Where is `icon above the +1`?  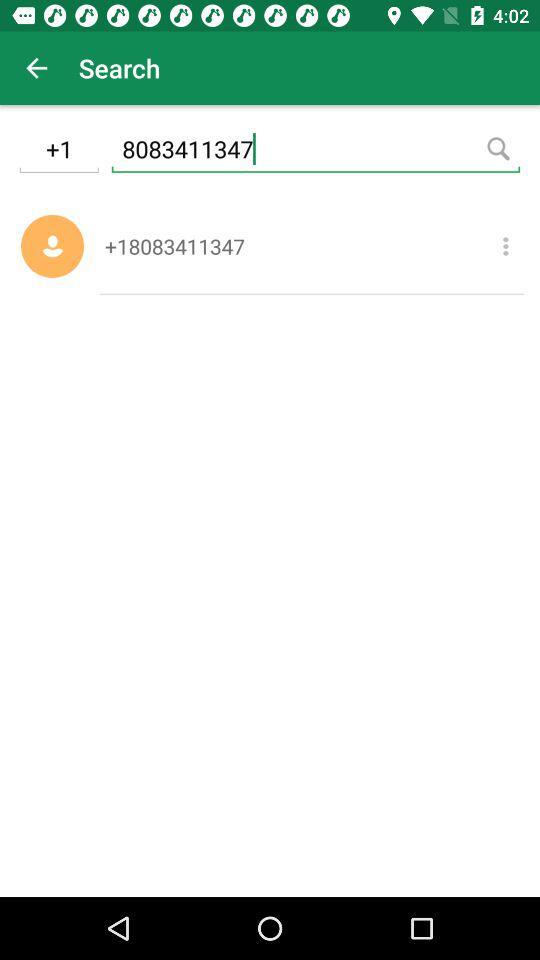 icon above the +1 is located at coordinates (36, 68).